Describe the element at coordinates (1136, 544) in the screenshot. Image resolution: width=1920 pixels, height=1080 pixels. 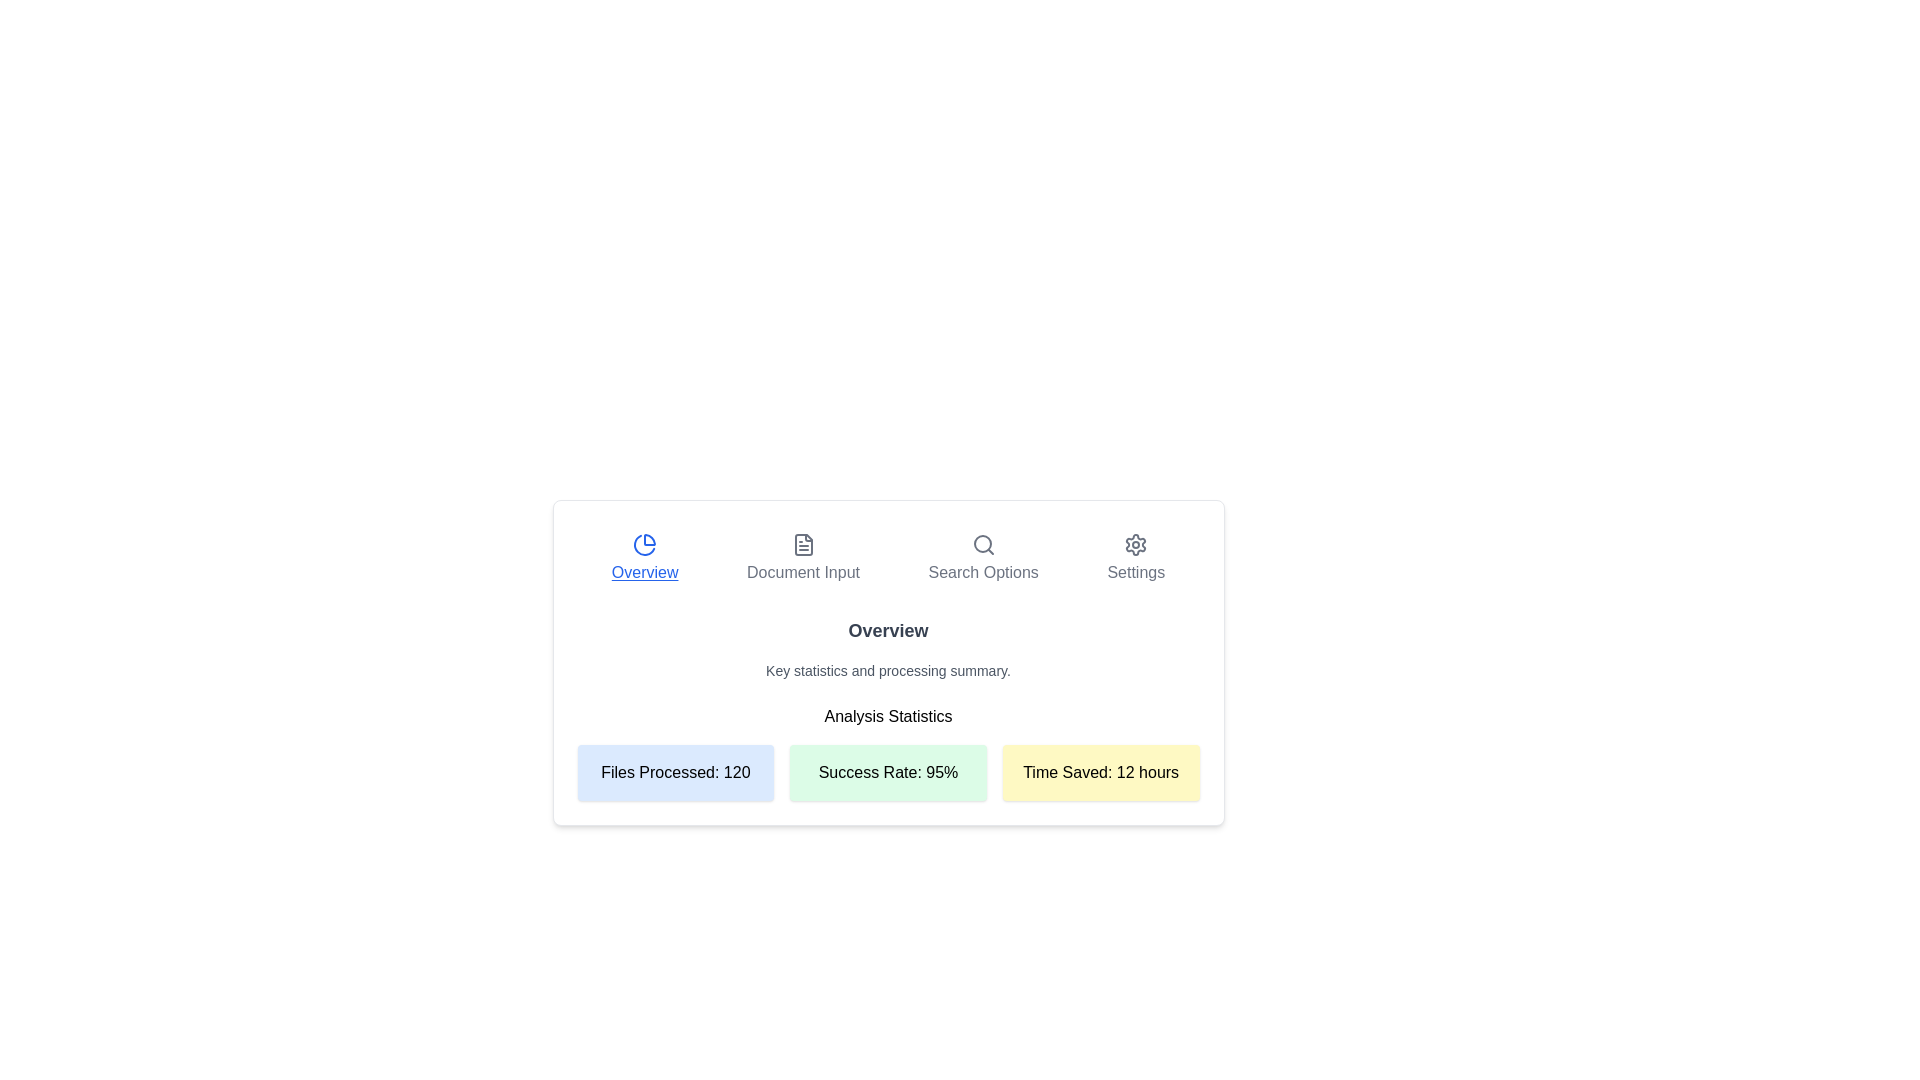
I see `the gear-shaped icon located in the menu bar at the top section of the card interface` at that location.